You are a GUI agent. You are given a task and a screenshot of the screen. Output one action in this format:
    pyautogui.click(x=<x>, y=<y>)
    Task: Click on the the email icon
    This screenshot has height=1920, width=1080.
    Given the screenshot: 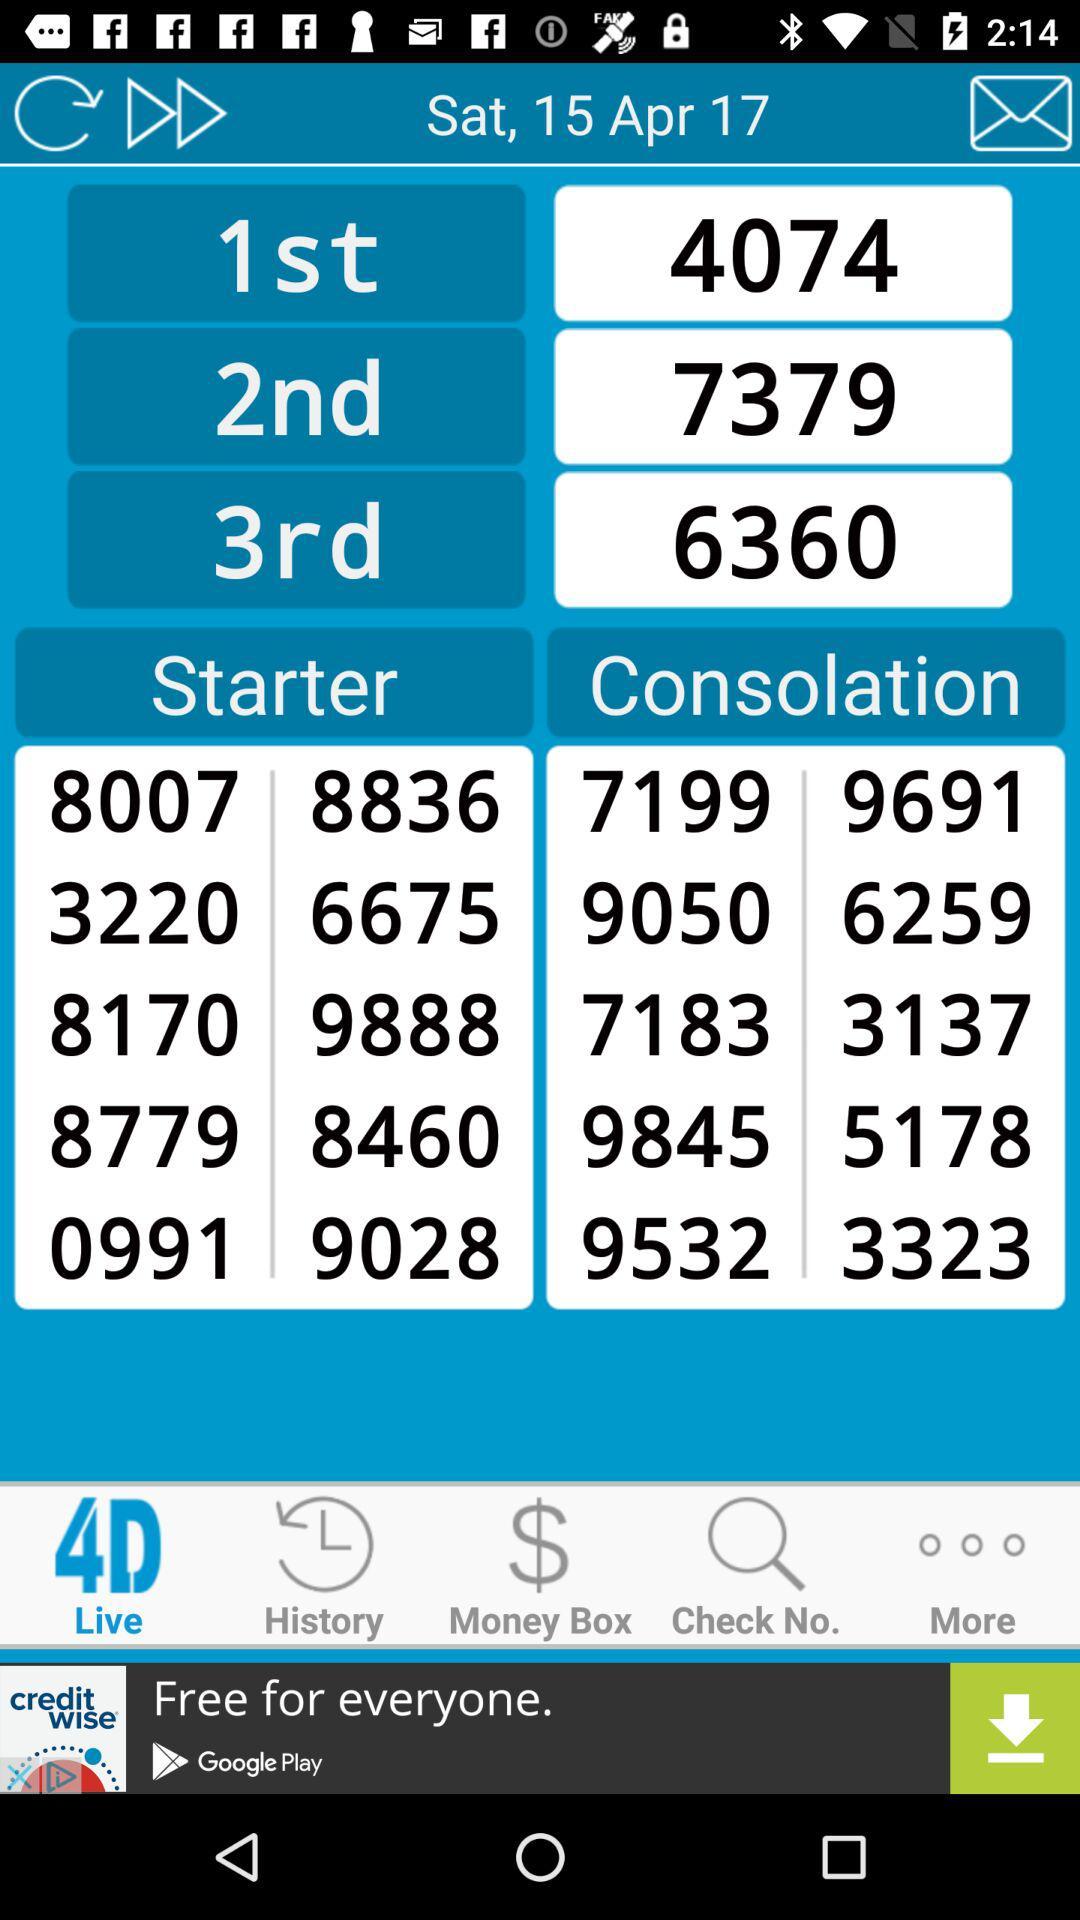 What is the action you would take?
    pyautogui.click(x=1021, y=112)
    